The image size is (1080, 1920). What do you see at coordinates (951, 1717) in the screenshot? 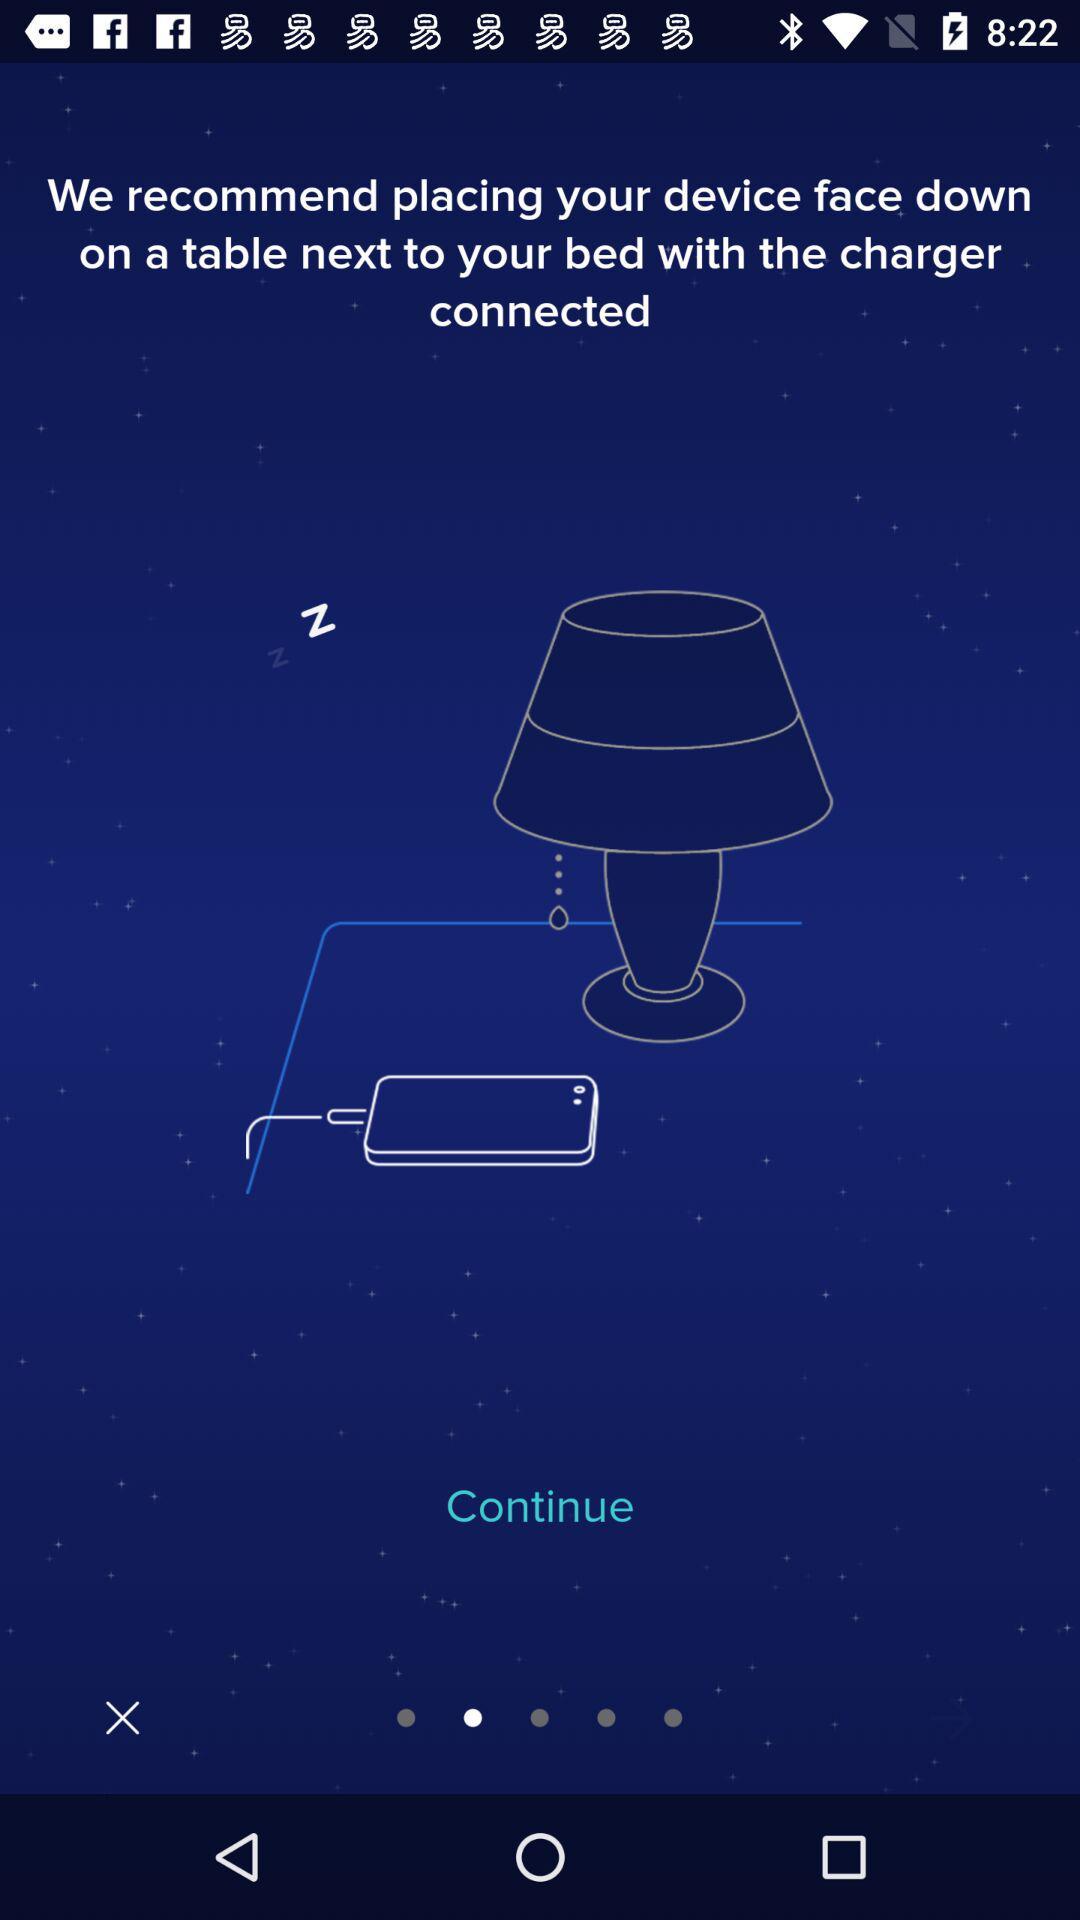
I see `the star icon` at bounding box center [951, 1717].